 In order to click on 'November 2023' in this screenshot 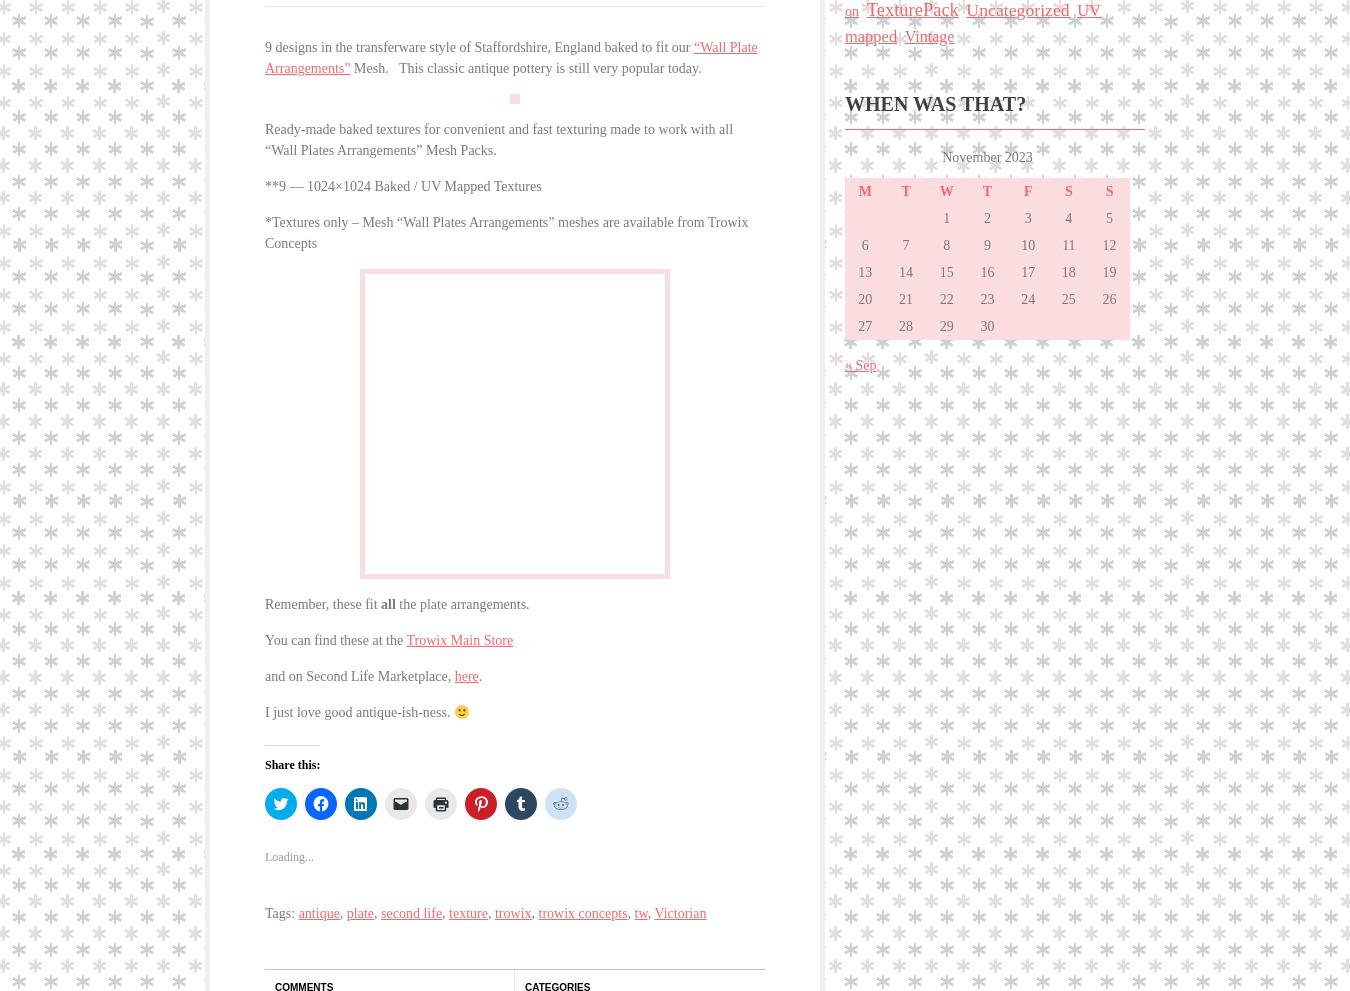, I will do `click(985, 157)`.